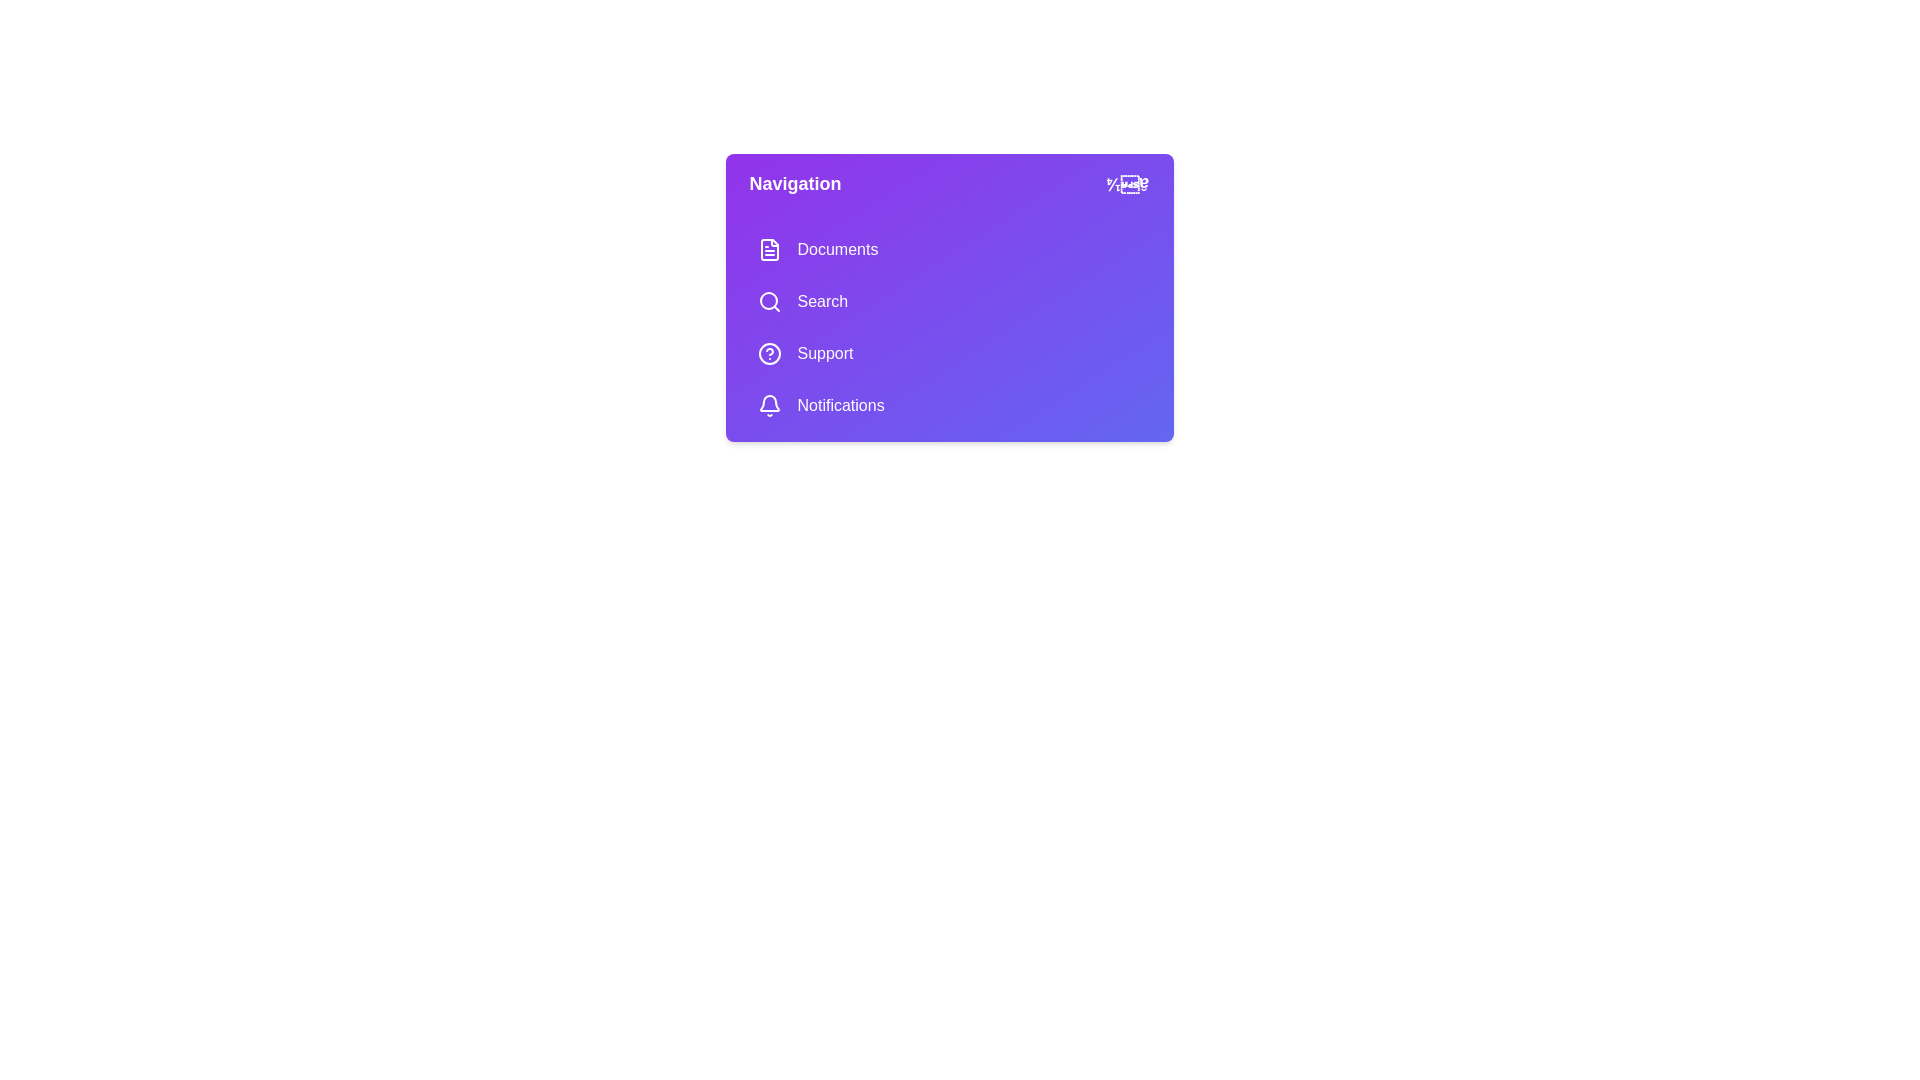  Describe the element at coordinates (948, 249) in the screenshot. I see `the menu item Documents to navigate` at that location.